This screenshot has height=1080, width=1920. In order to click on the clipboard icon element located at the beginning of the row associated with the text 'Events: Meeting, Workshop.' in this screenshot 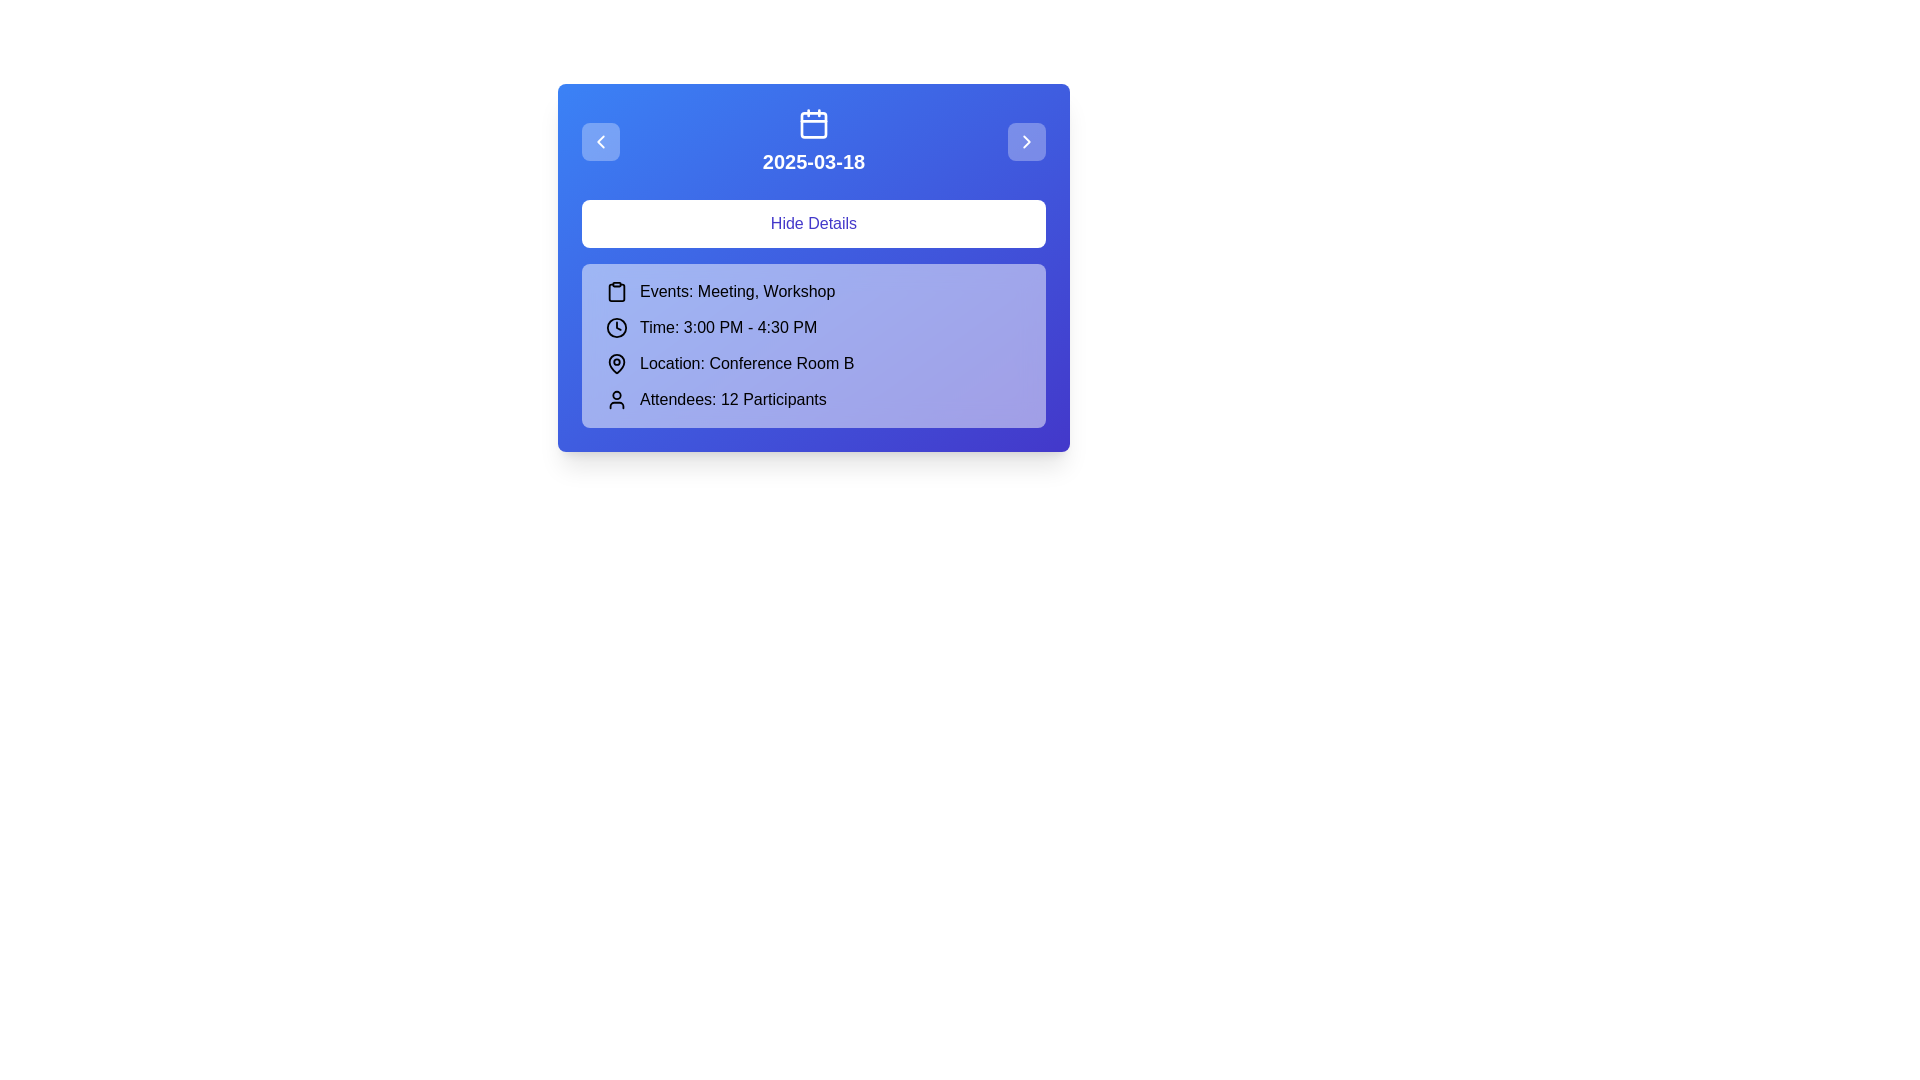, I will do `click(616, 292)`.